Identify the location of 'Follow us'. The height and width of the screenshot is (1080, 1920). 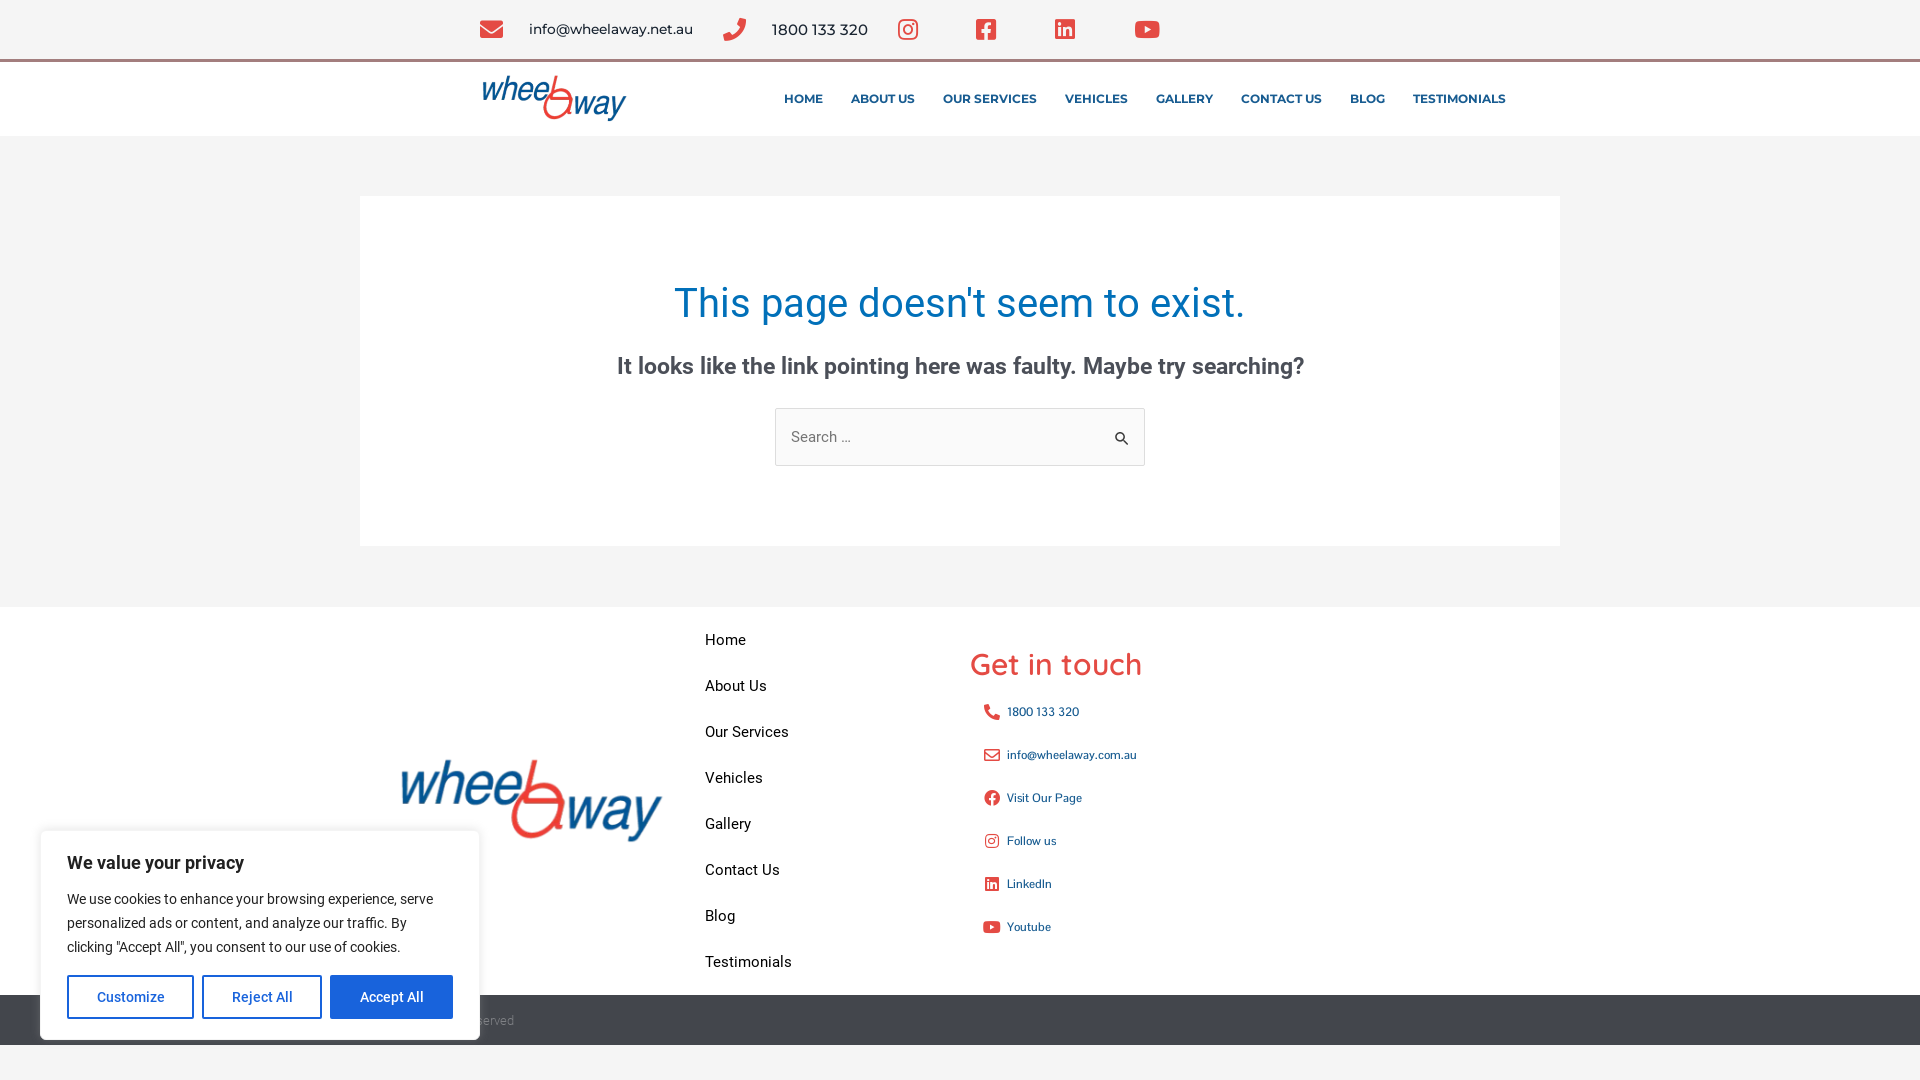
(1107, 840).